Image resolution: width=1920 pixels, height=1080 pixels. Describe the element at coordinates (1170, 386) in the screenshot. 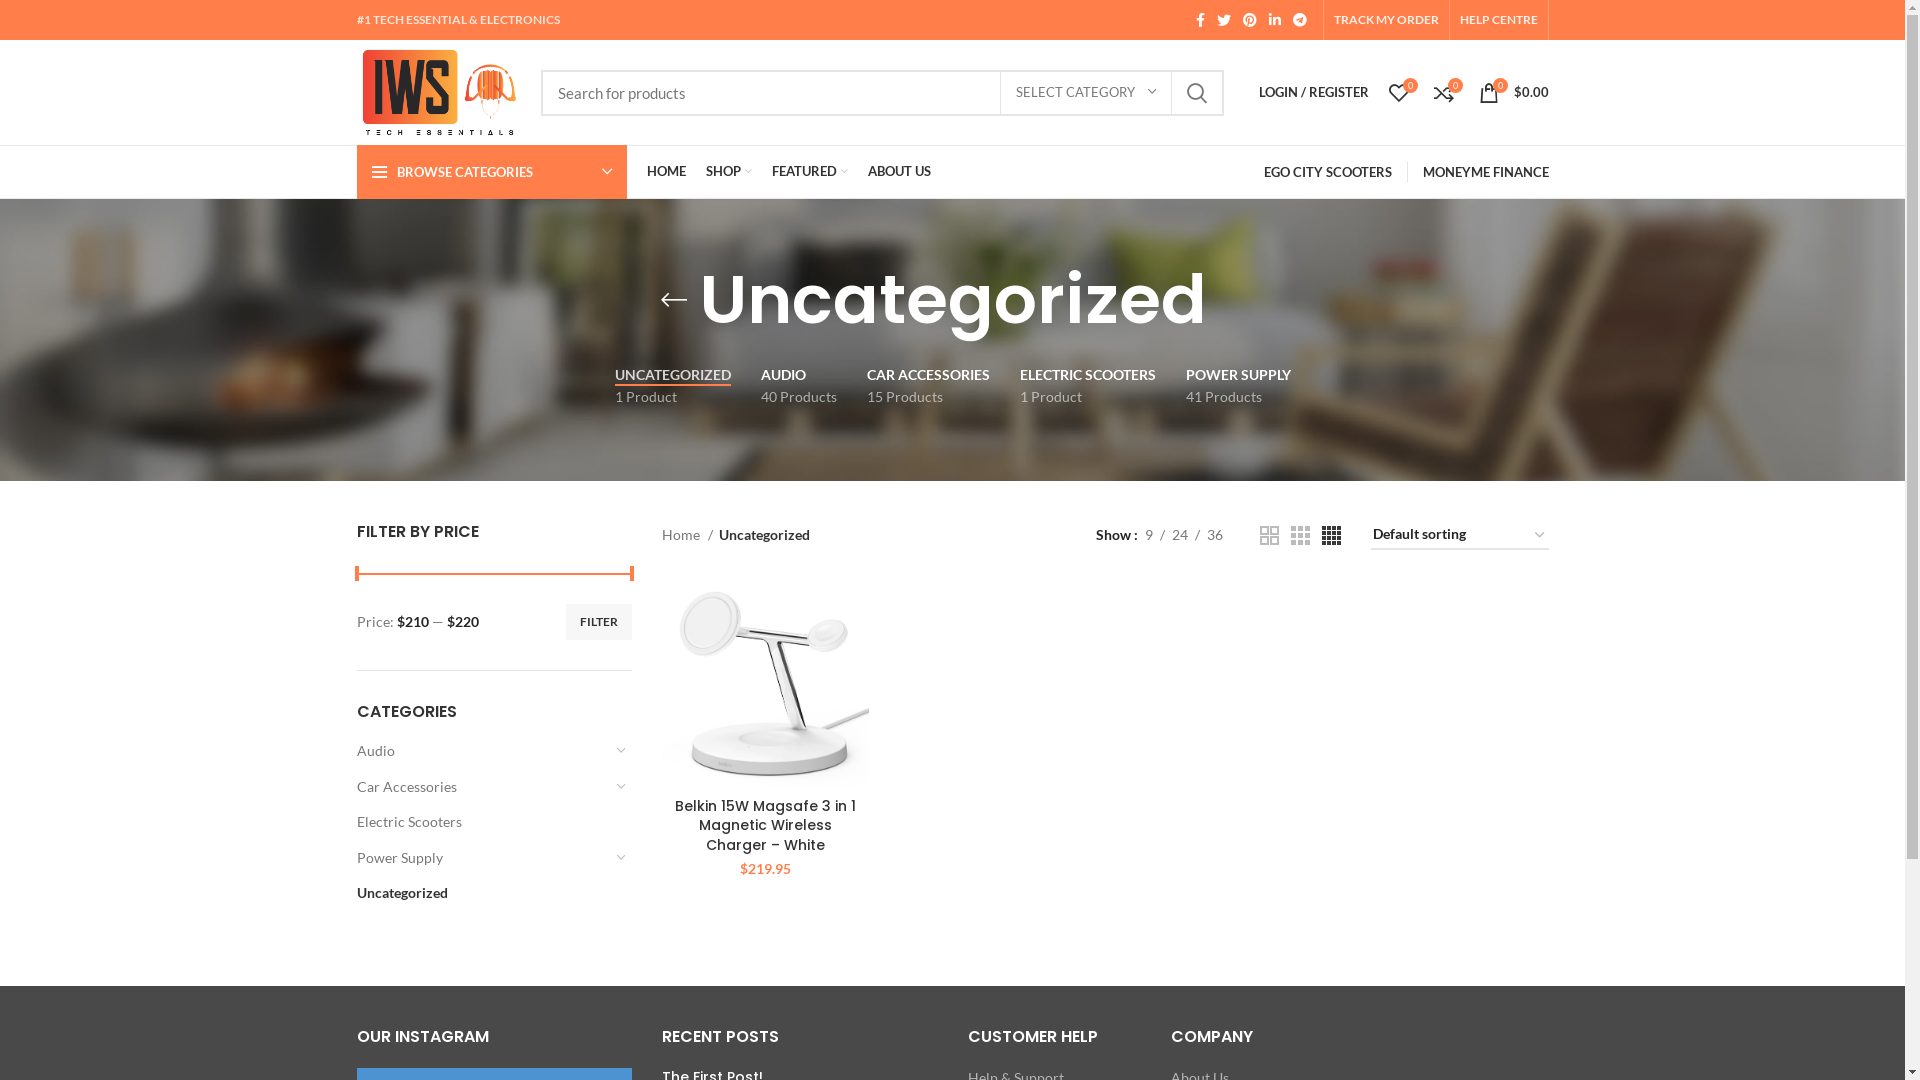

I see `'POWER SUPPLY` at that location.